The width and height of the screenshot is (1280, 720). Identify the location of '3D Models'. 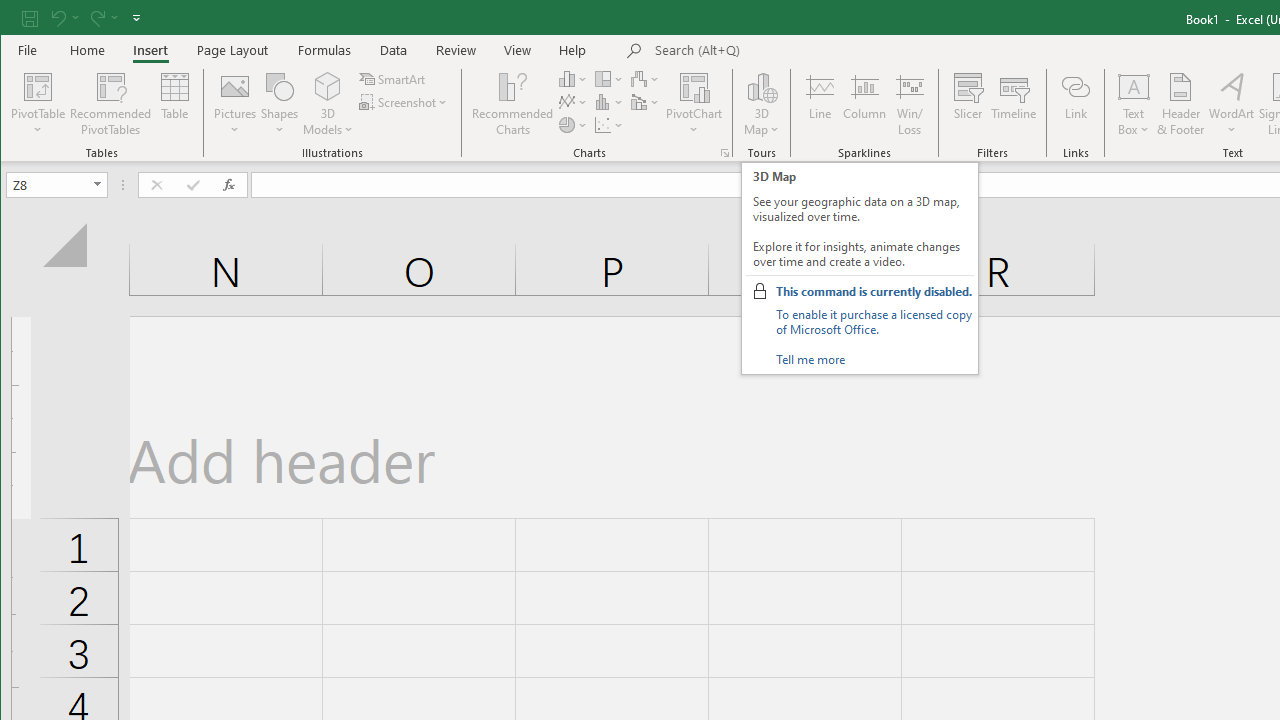
(328, 104).